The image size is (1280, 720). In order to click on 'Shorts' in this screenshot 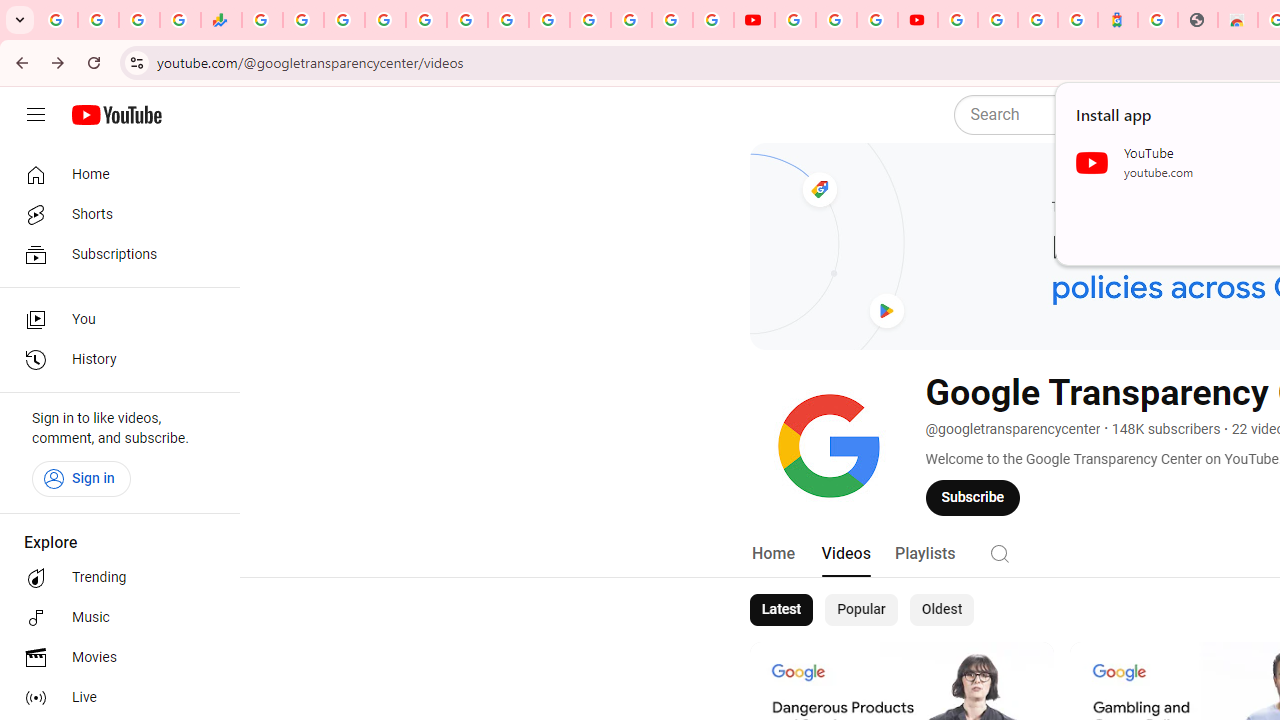, I will do `click(112, 214)`.